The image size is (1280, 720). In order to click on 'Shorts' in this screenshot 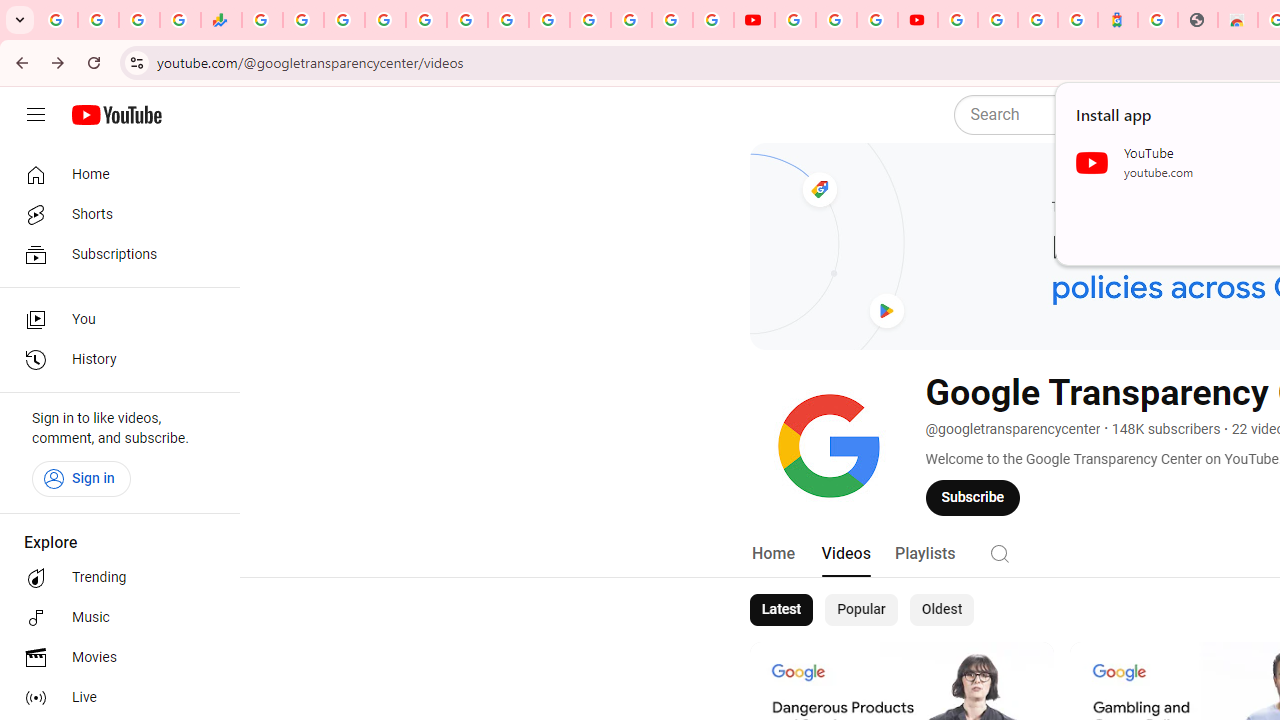, I will do `click(112, 214)`.